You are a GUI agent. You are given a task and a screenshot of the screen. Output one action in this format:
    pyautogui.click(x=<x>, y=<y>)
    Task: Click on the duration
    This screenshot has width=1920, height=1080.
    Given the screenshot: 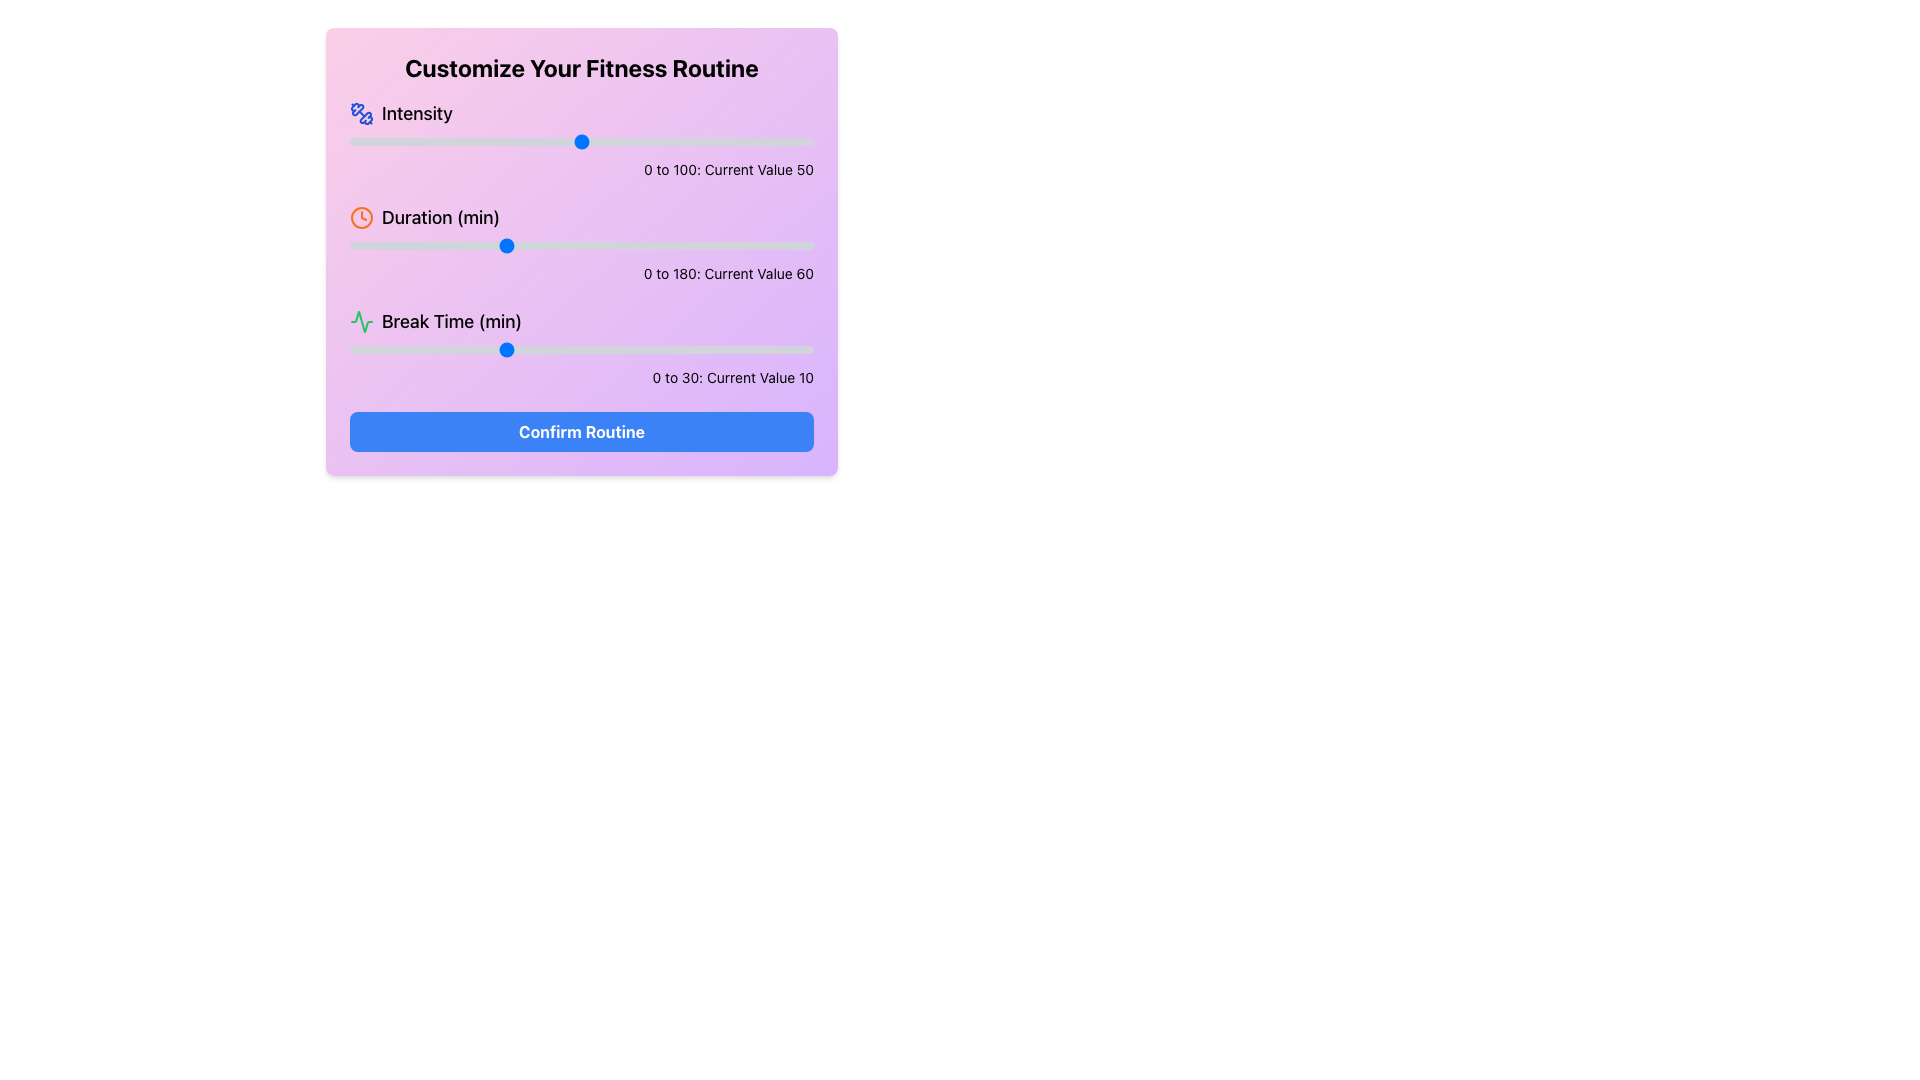 What is the action you would take?
    pyautogui.click(x=388, y=245)
    